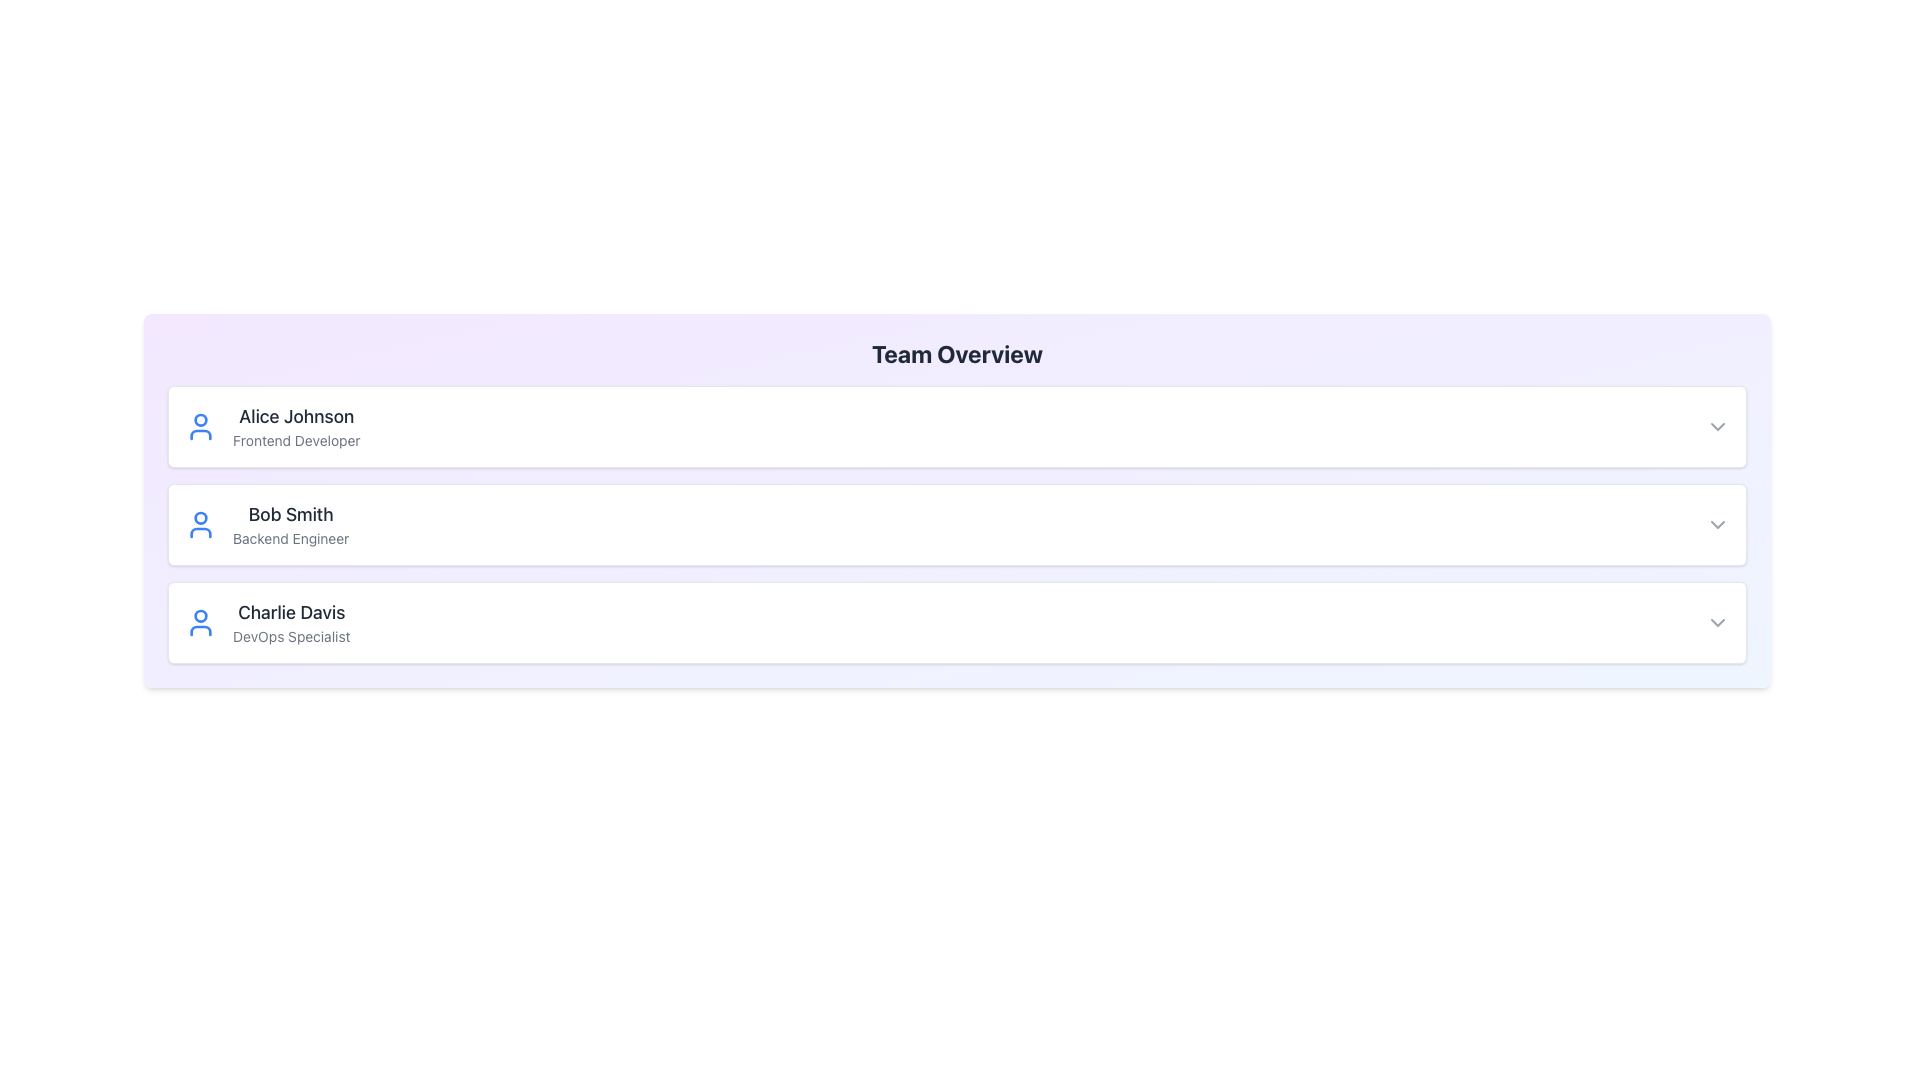 This screenshot has height=1080, width=1920. Describe the element at coordinates (271, 426) in the screenshot. I see `the profile entry text displaying the individual's name and role in the first visible row of the 'Team Overview' section` at that location.